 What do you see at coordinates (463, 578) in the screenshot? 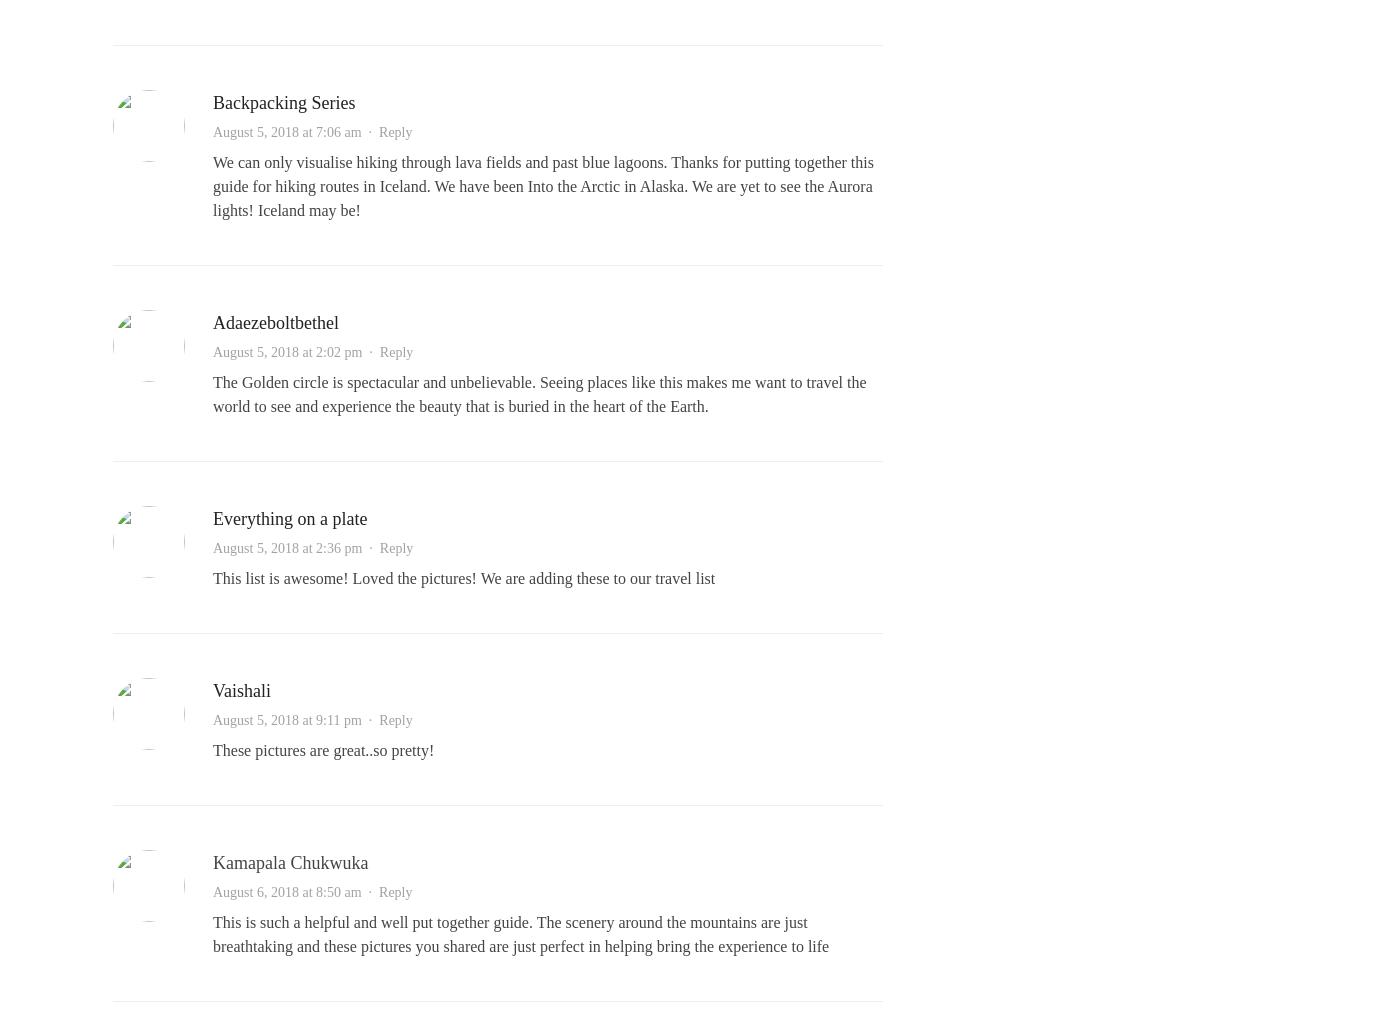
I see `'This list is awesome! Loved the pictures! We are adding these to our travel list'` at bounding box center [463, 578].